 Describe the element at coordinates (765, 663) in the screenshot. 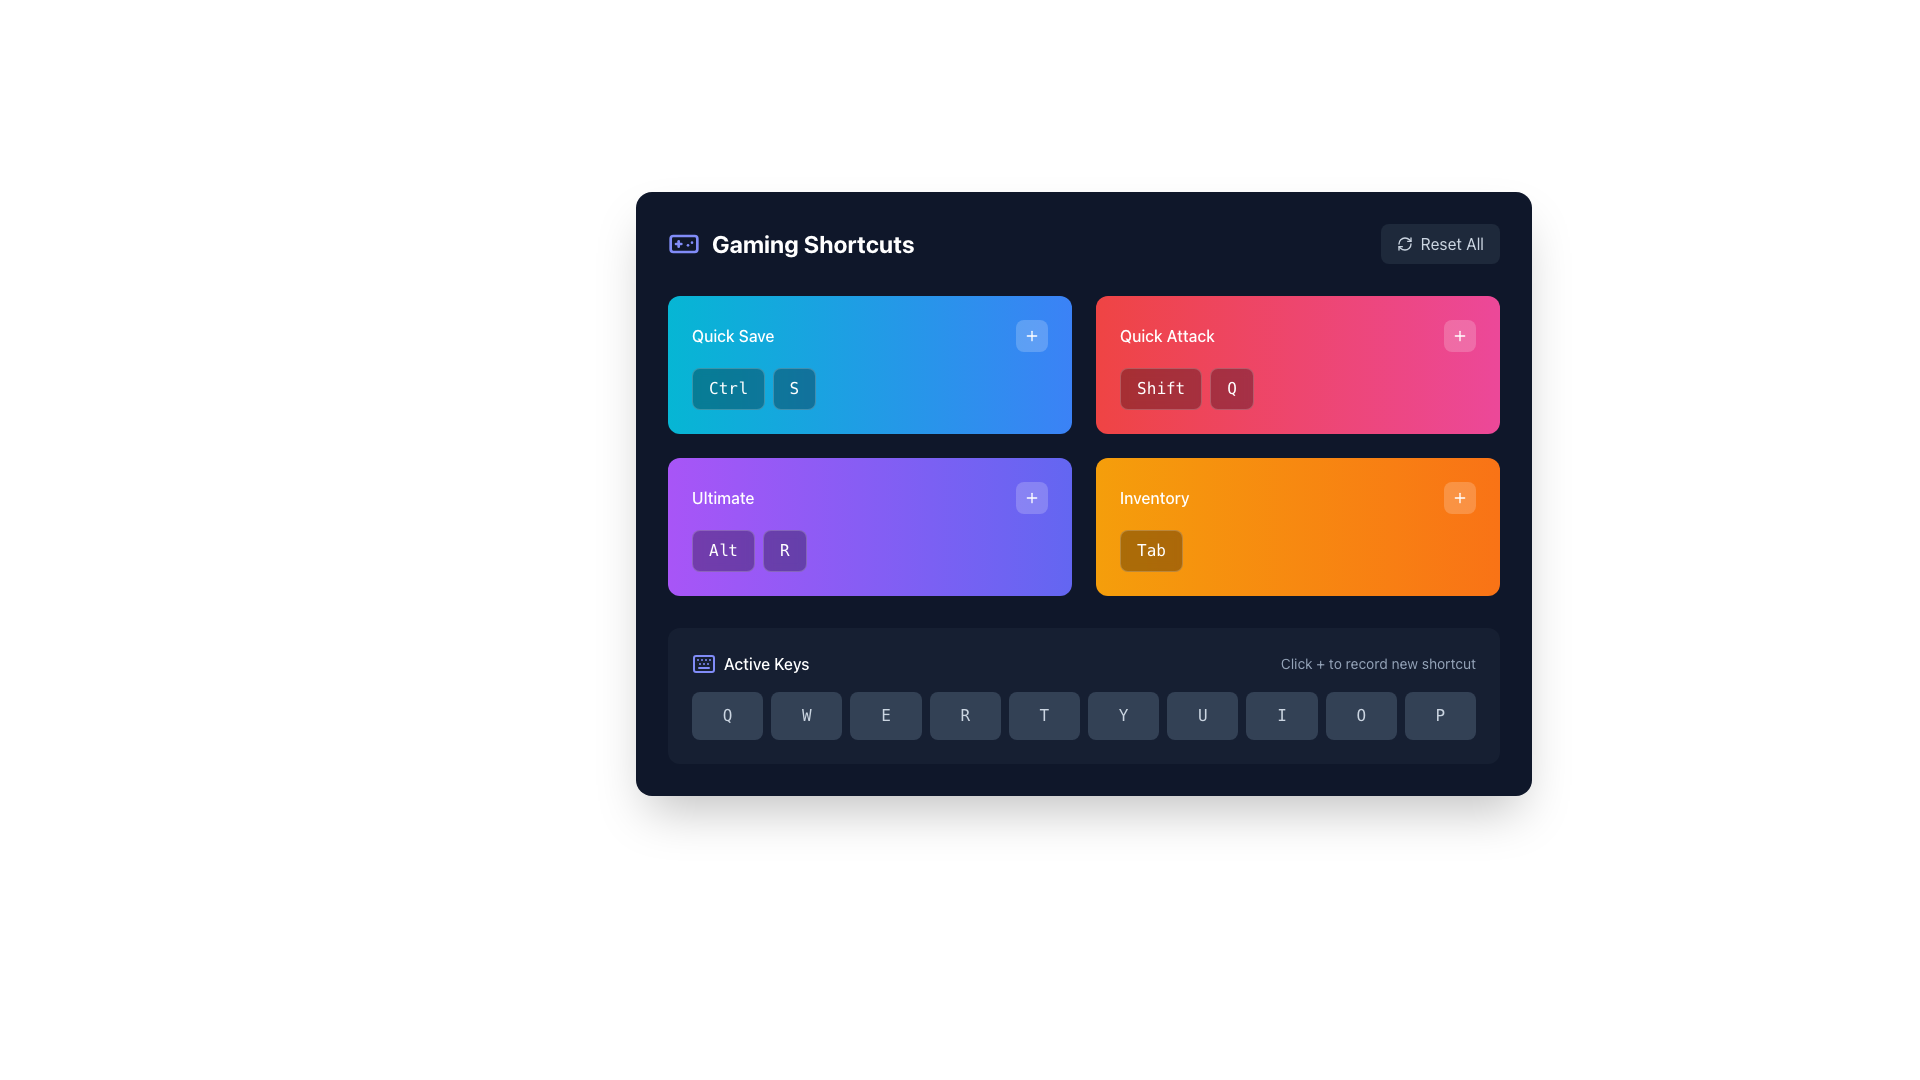

I see `the text label reading 'Active Keys', which is styled with a white font color and medium boldness, positioned on a dark blue rectangular background, located in the bottom left section of the primary area, directly to the right of a keyboard icon` at that location.